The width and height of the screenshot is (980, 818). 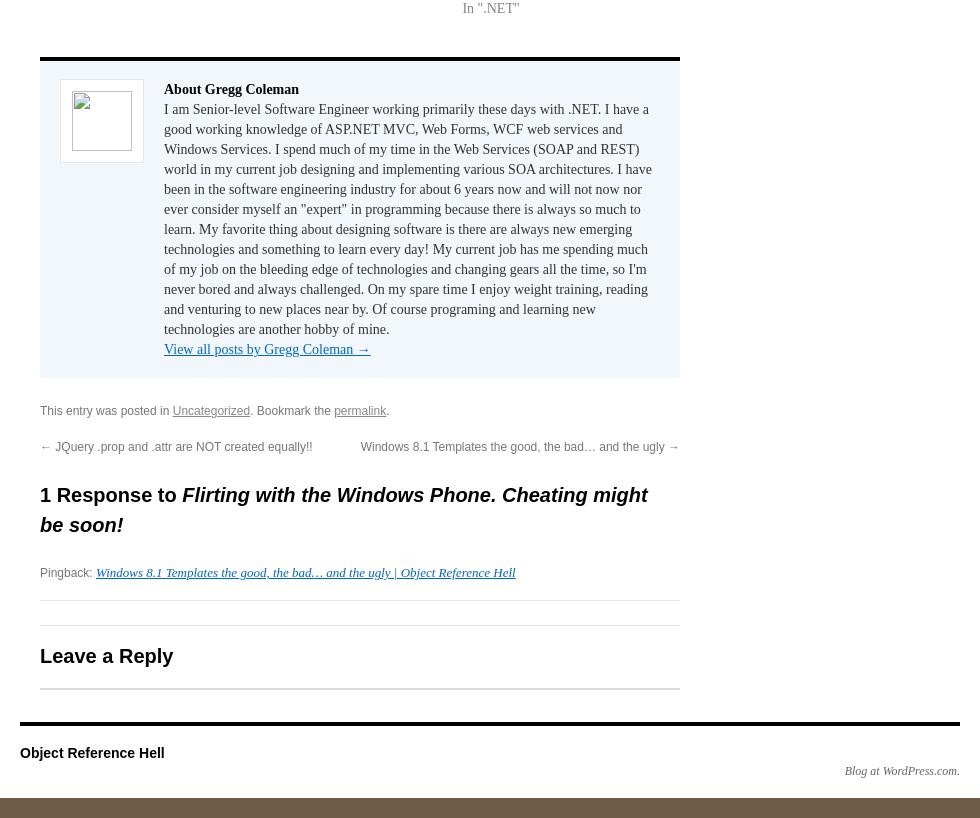 What do you see at coordinates (231, 89) in the screenshot?
I see `'About Gregg Coleman'` at bounding box center [231, 89].